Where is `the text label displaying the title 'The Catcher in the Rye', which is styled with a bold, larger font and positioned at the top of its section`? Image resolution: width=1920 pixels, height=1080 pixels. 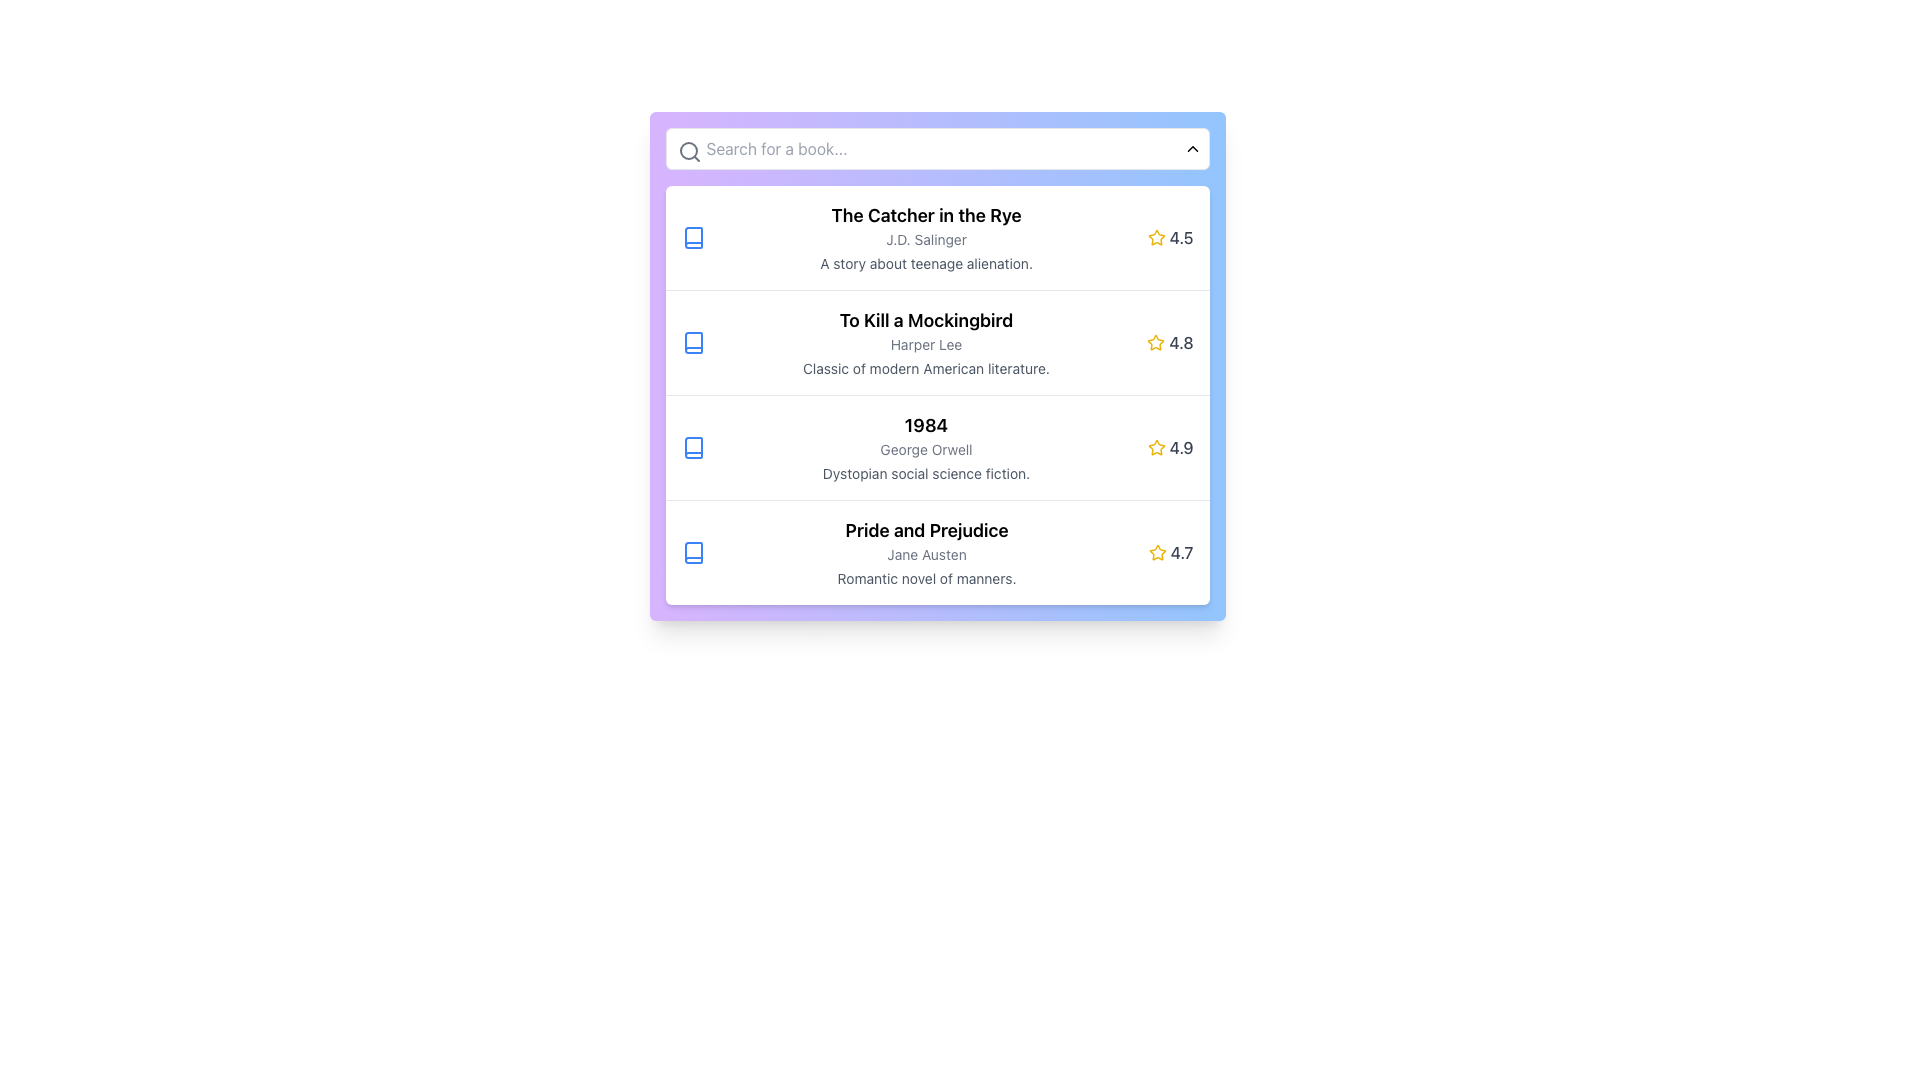
the text label displaying the title 'The Catcher in the Rye', which is styled with a bold, larger font and positioned at the top of its section is located at coordinates (925, 216).